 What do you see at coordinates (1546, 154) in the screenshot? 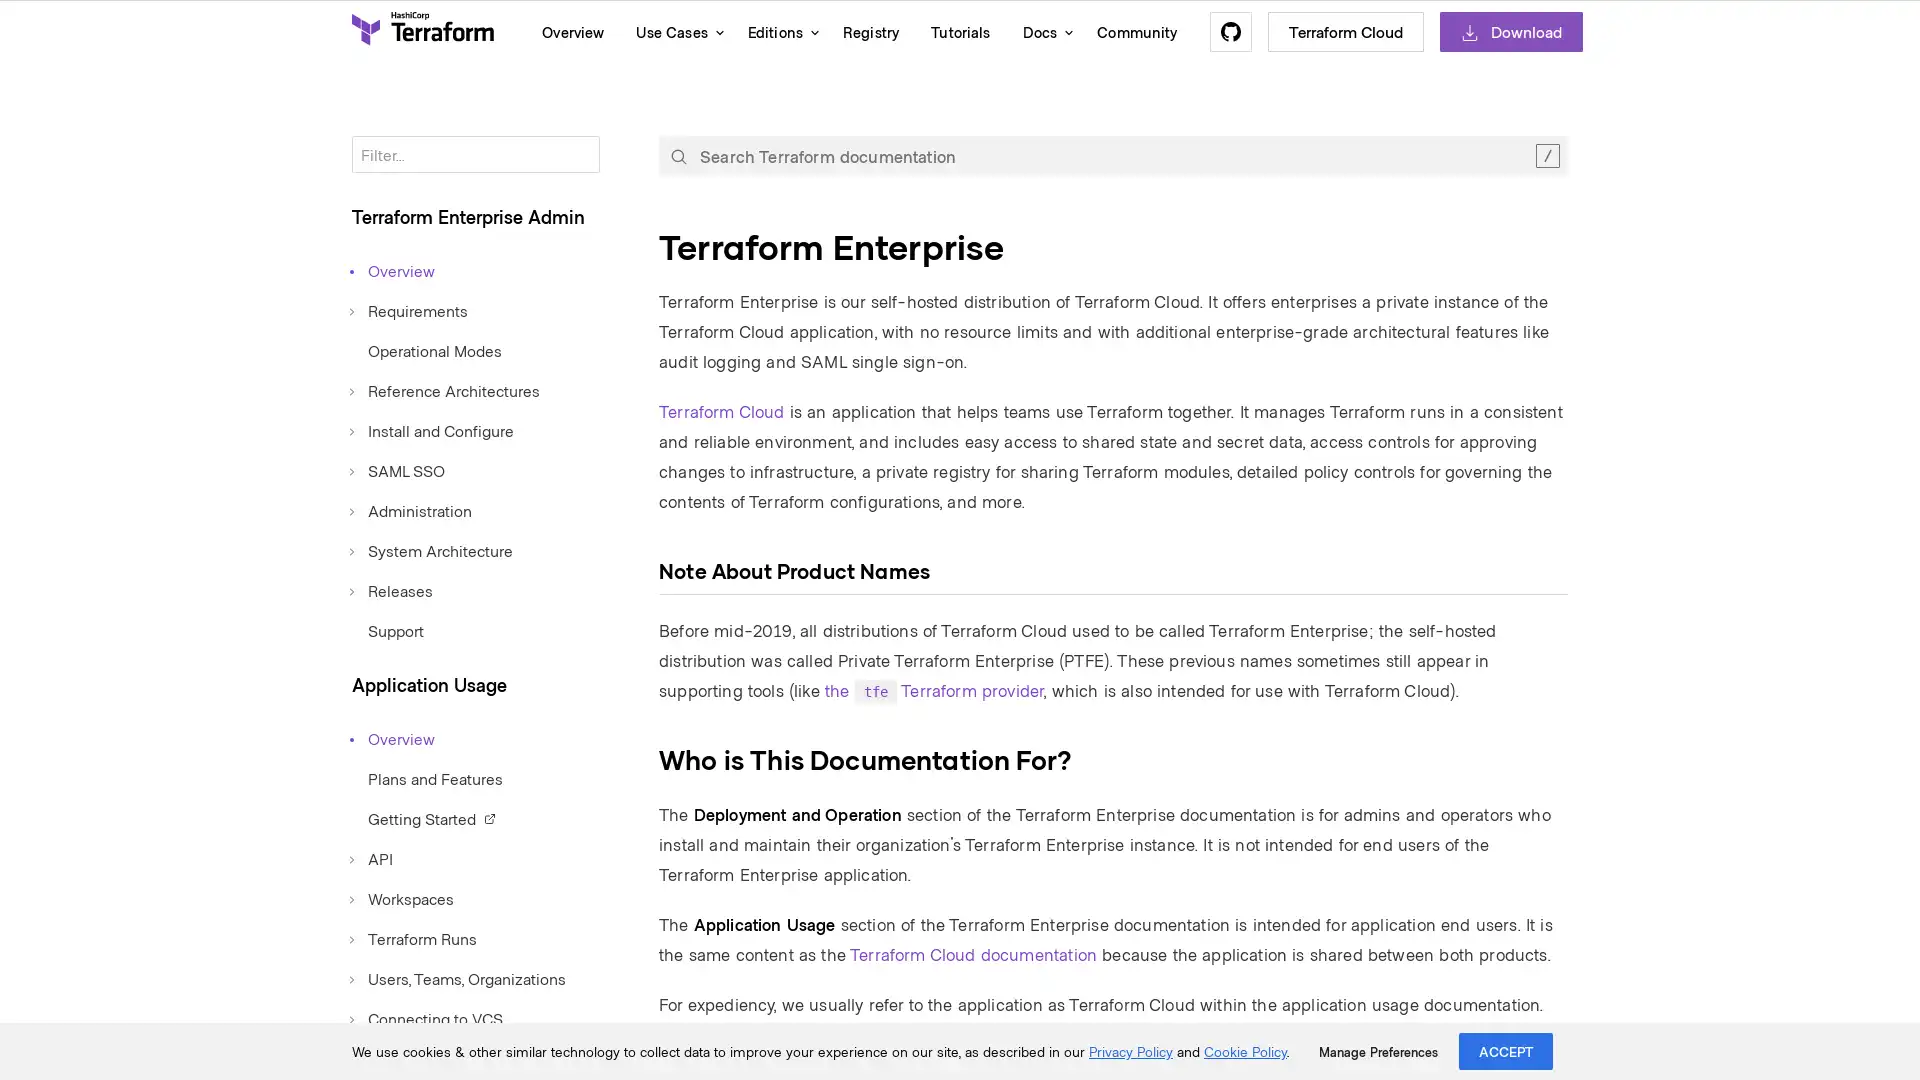
I see `Clear the search query.` at bounding box center [1546, 154].